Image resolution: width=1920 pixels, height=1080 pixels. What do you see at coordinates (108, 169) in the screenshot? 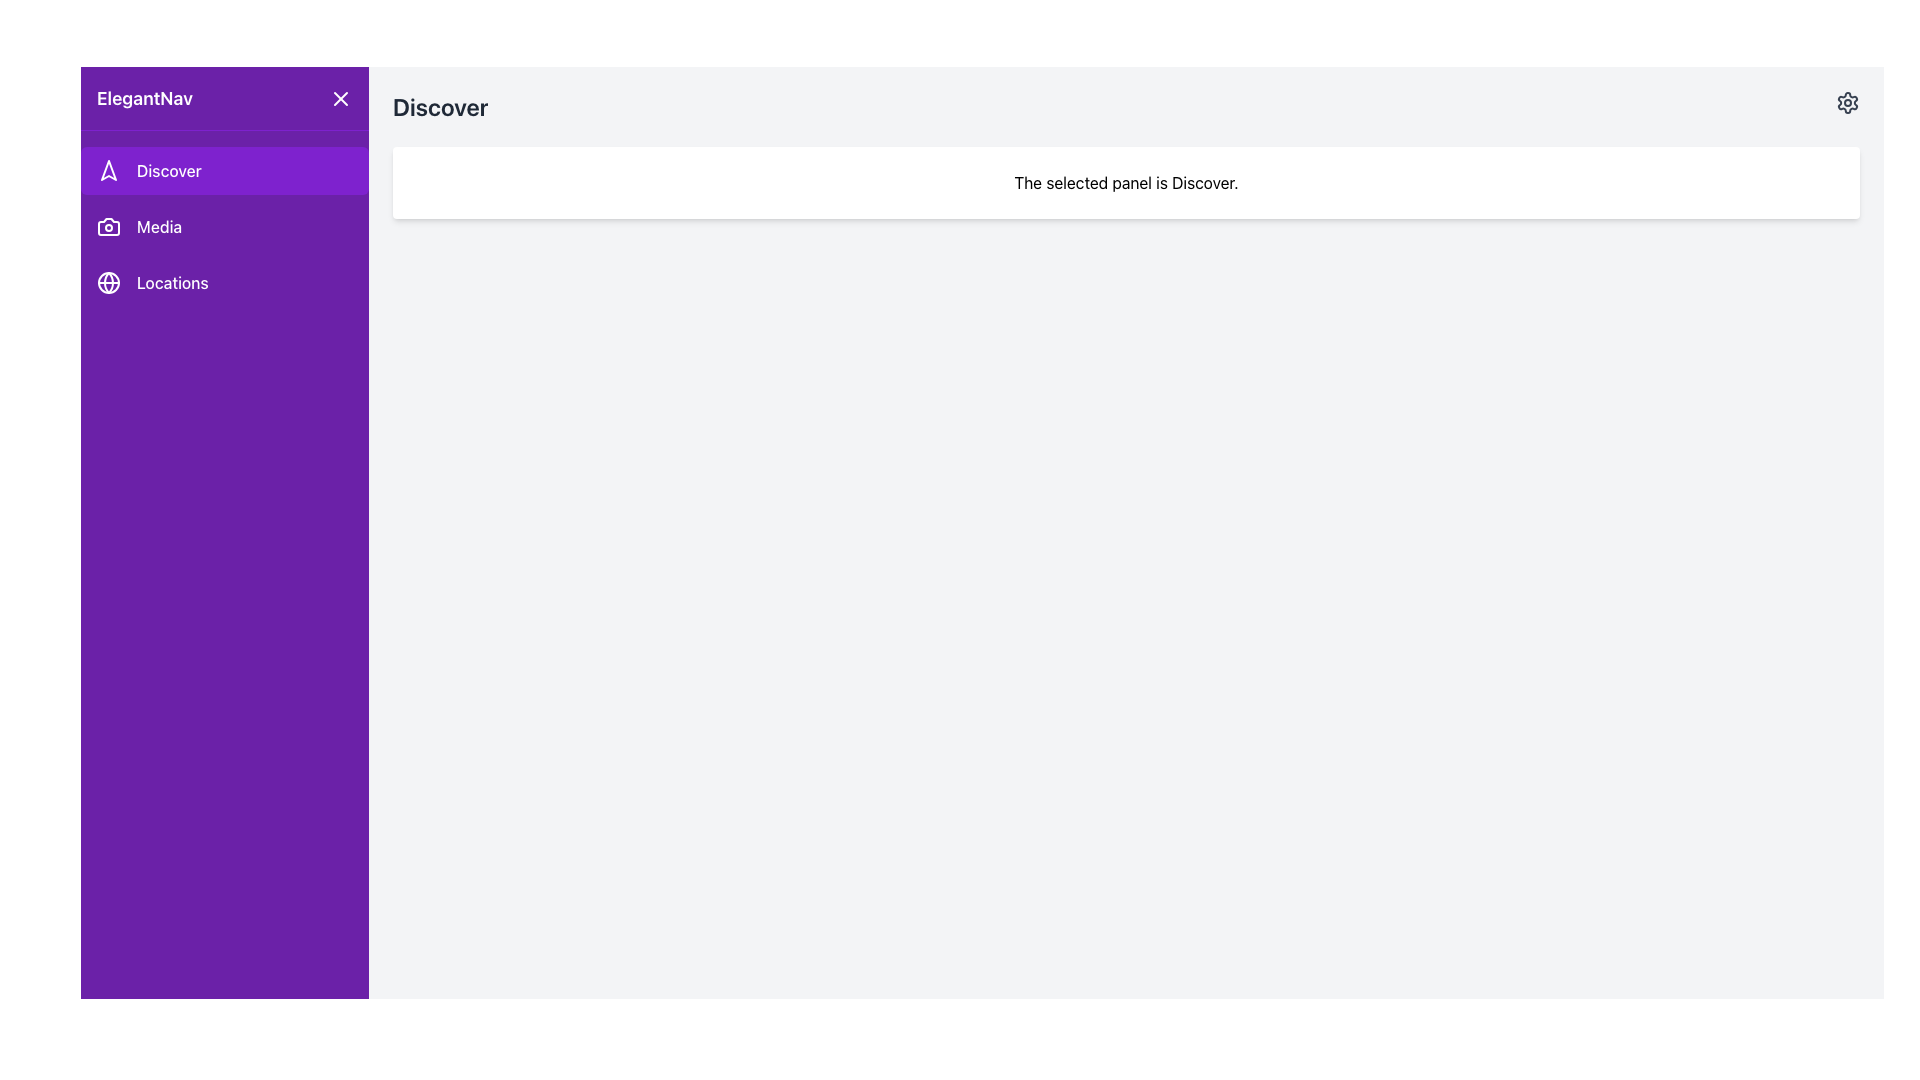
I see `the 'Discover' Icon in the navigation sidebar` at bounding box center [108, 169].